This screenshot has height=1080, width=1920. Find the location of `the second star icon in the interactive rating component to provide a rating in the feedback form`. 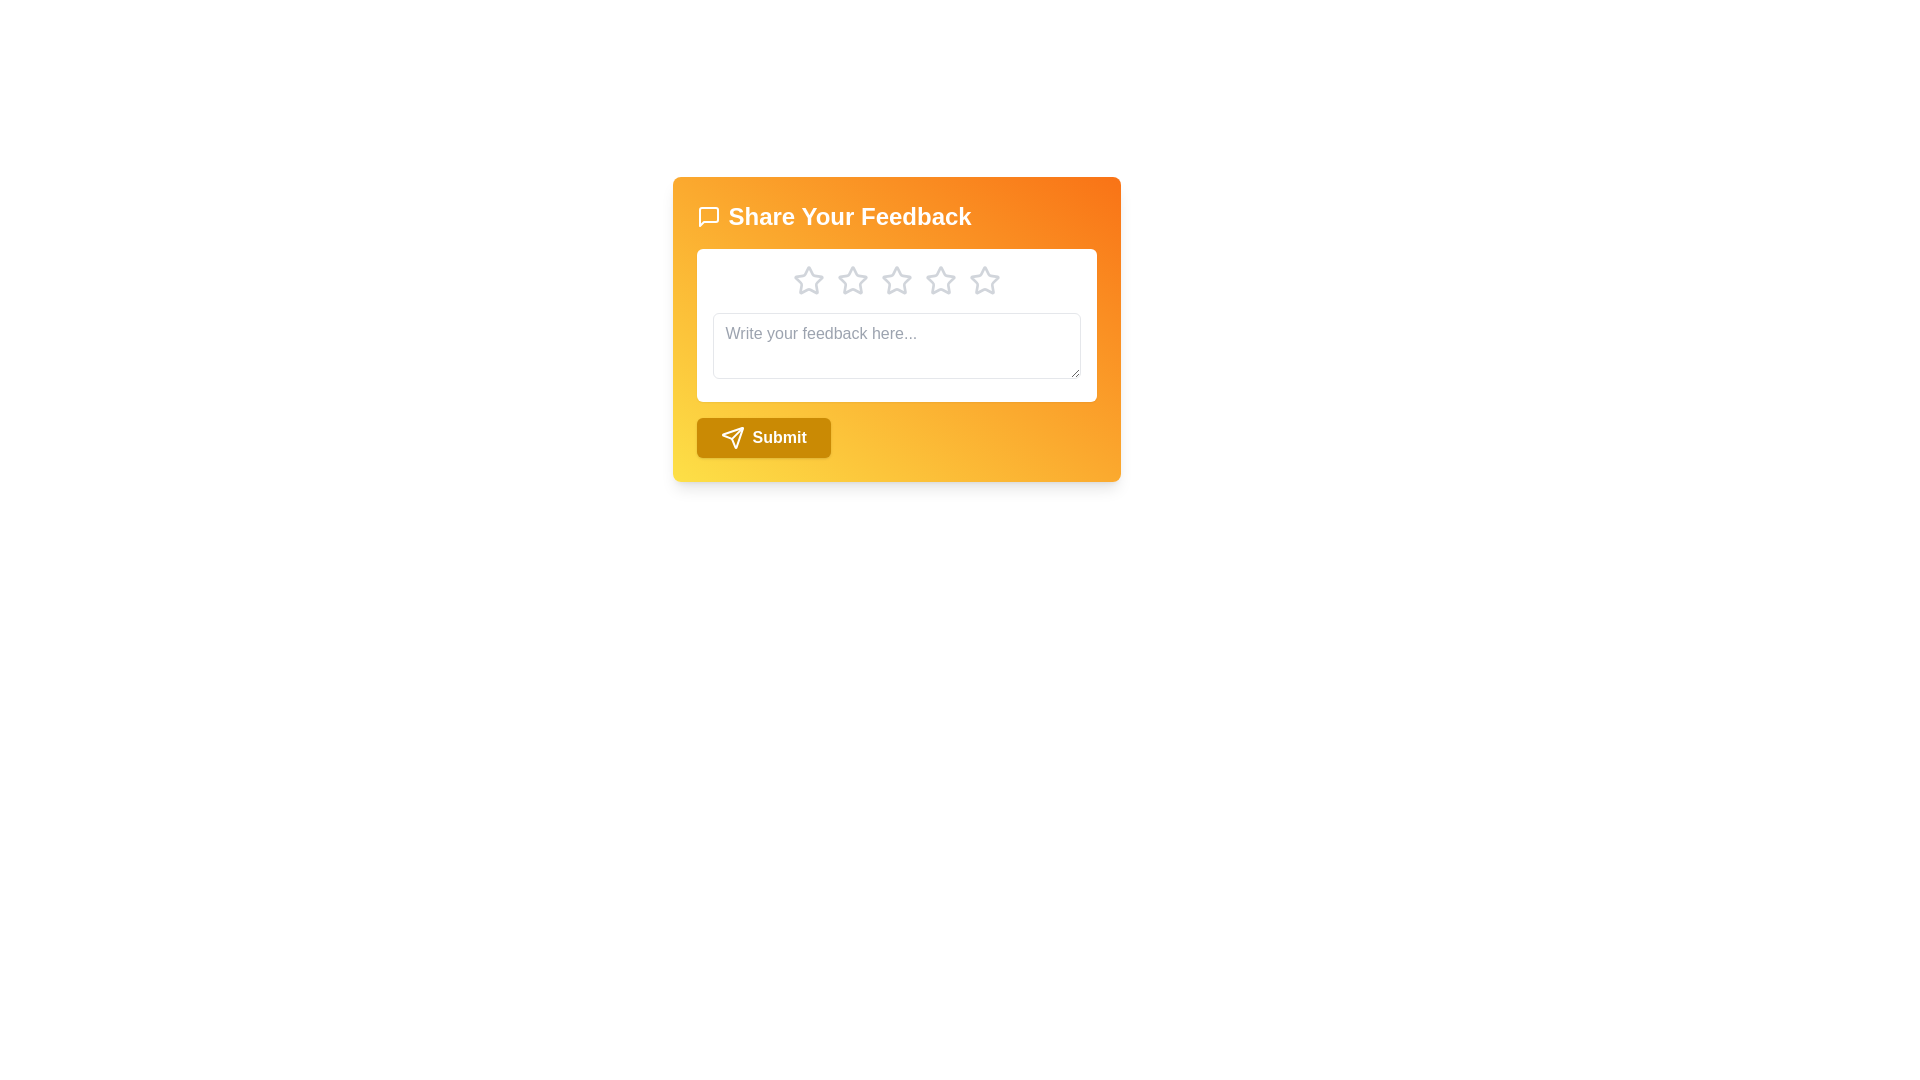

the second star icon in the interactive rating component to provide a rating in the feedback form is located at coordinates (852, 280).